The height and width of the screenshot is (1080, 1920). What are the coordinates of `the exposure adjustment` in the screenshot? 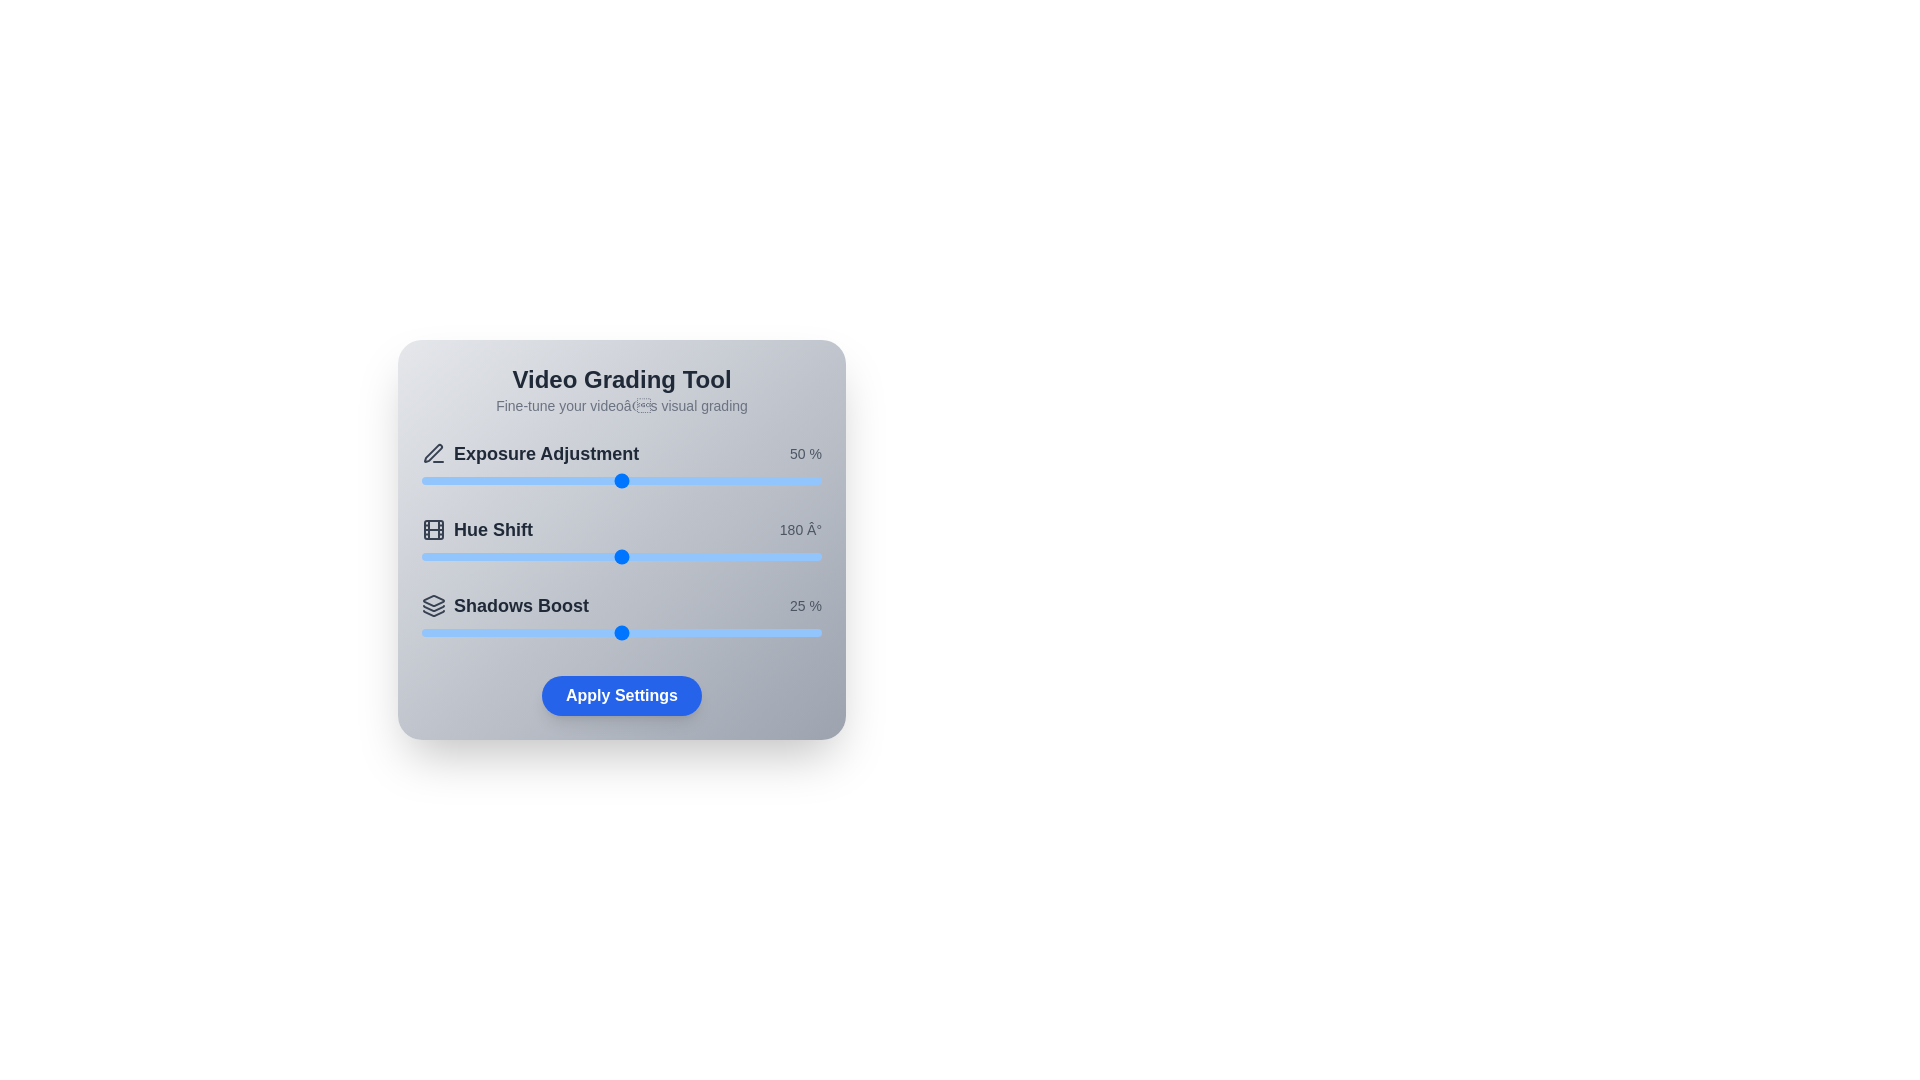 It's located at (518, 481).